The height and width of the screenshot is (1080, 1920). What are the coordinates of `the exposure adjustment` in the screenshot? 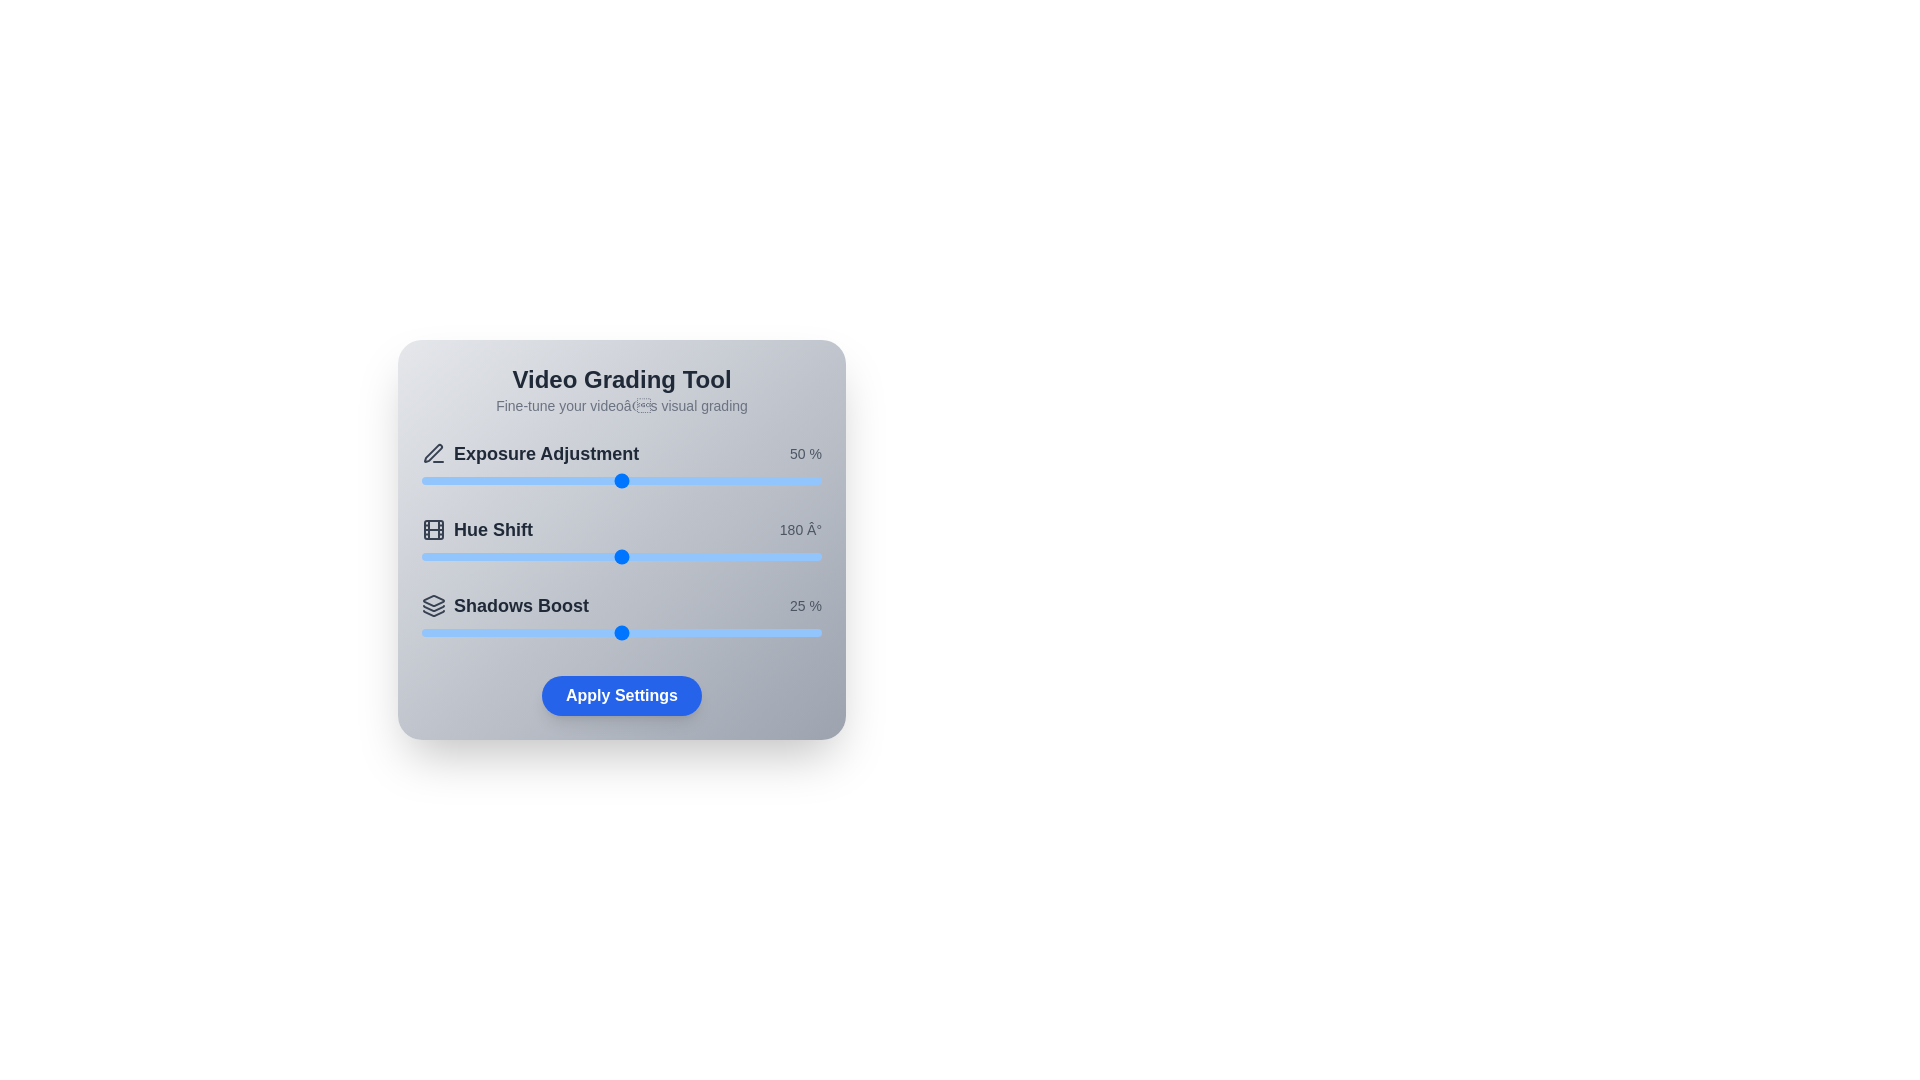 It's located at (518, 481).